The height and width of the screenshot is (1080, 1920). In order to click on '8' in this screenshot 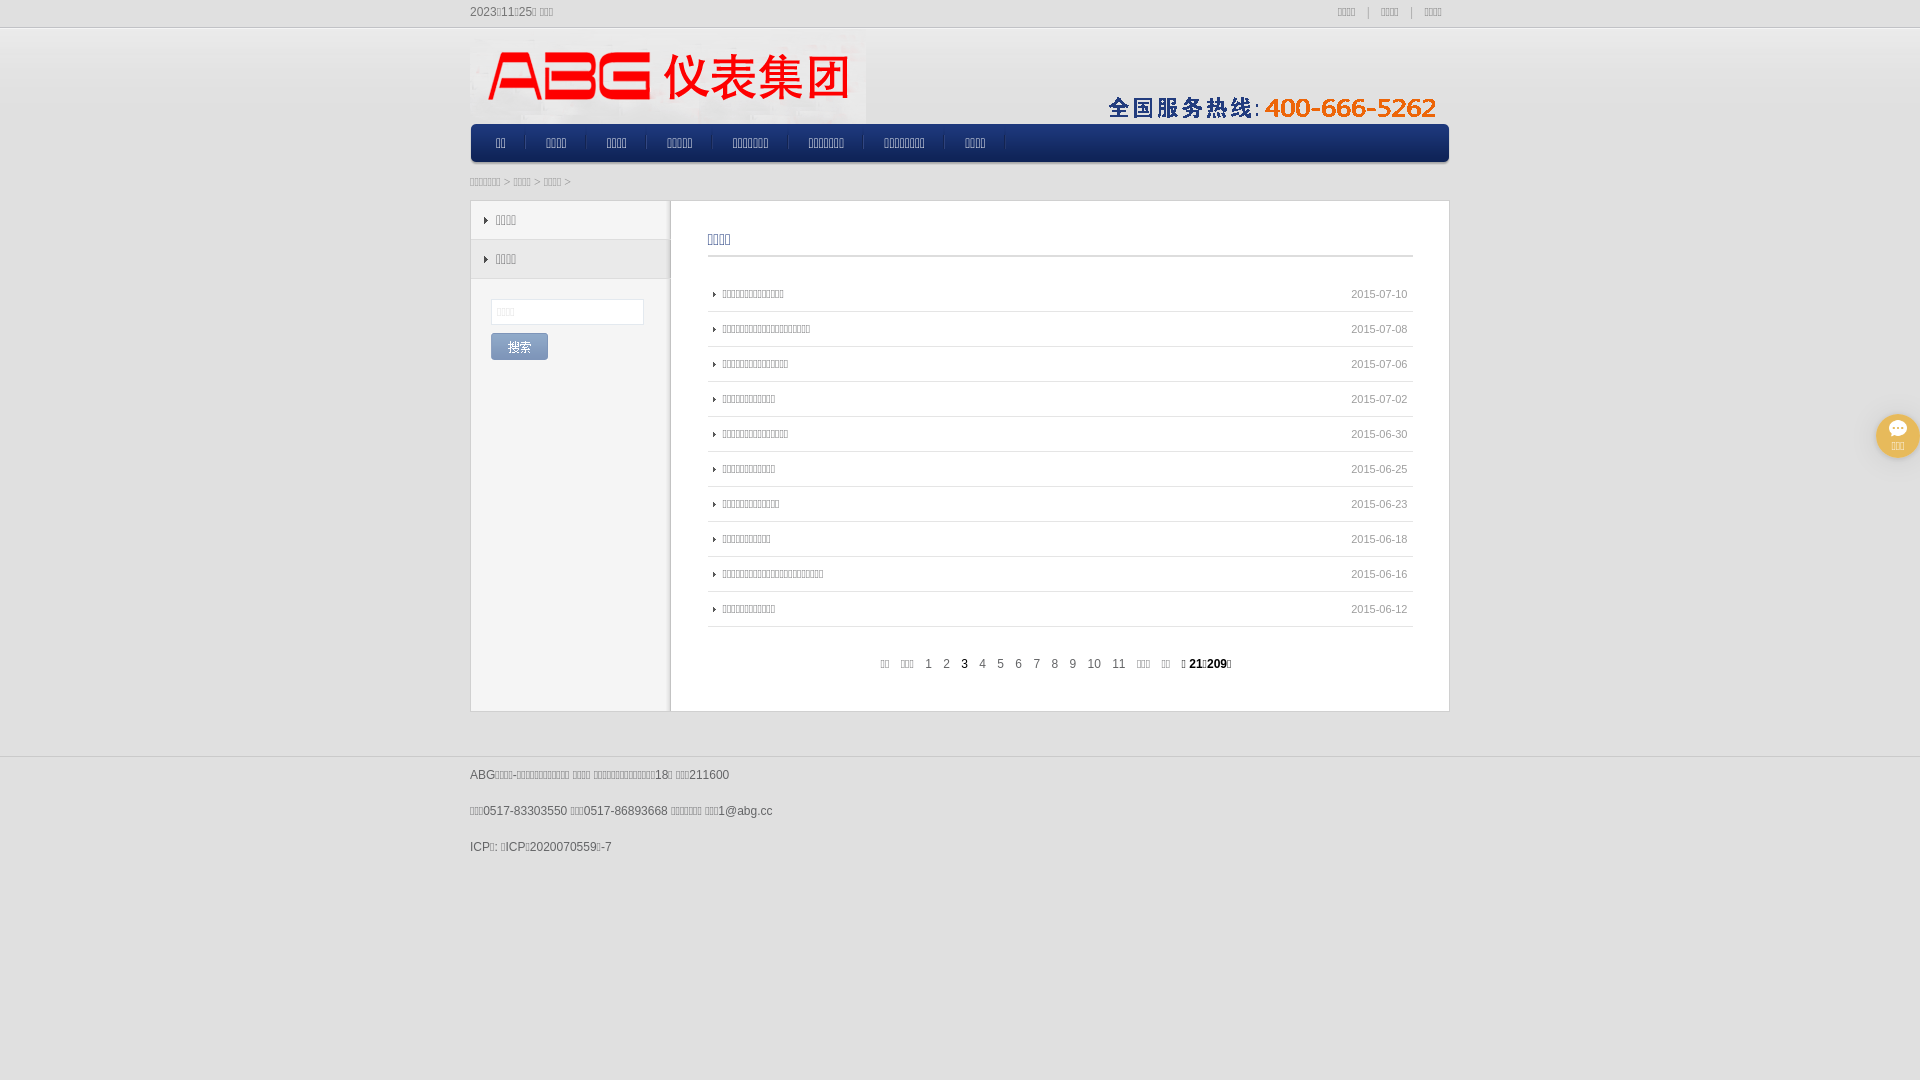, I will do `click(1053, 663)`.